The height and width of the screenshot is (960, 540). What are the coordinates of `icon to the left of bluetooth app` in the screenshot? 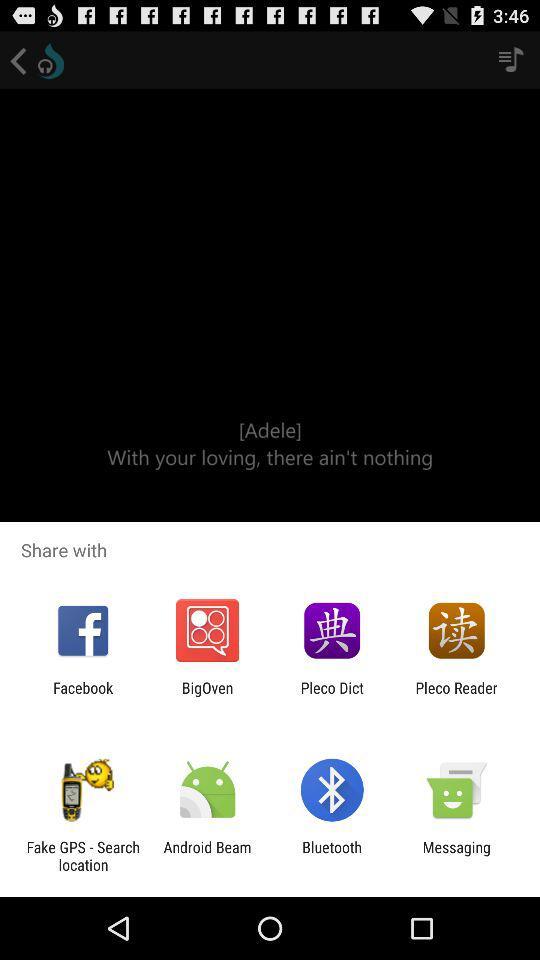 It's located at (206, 855).